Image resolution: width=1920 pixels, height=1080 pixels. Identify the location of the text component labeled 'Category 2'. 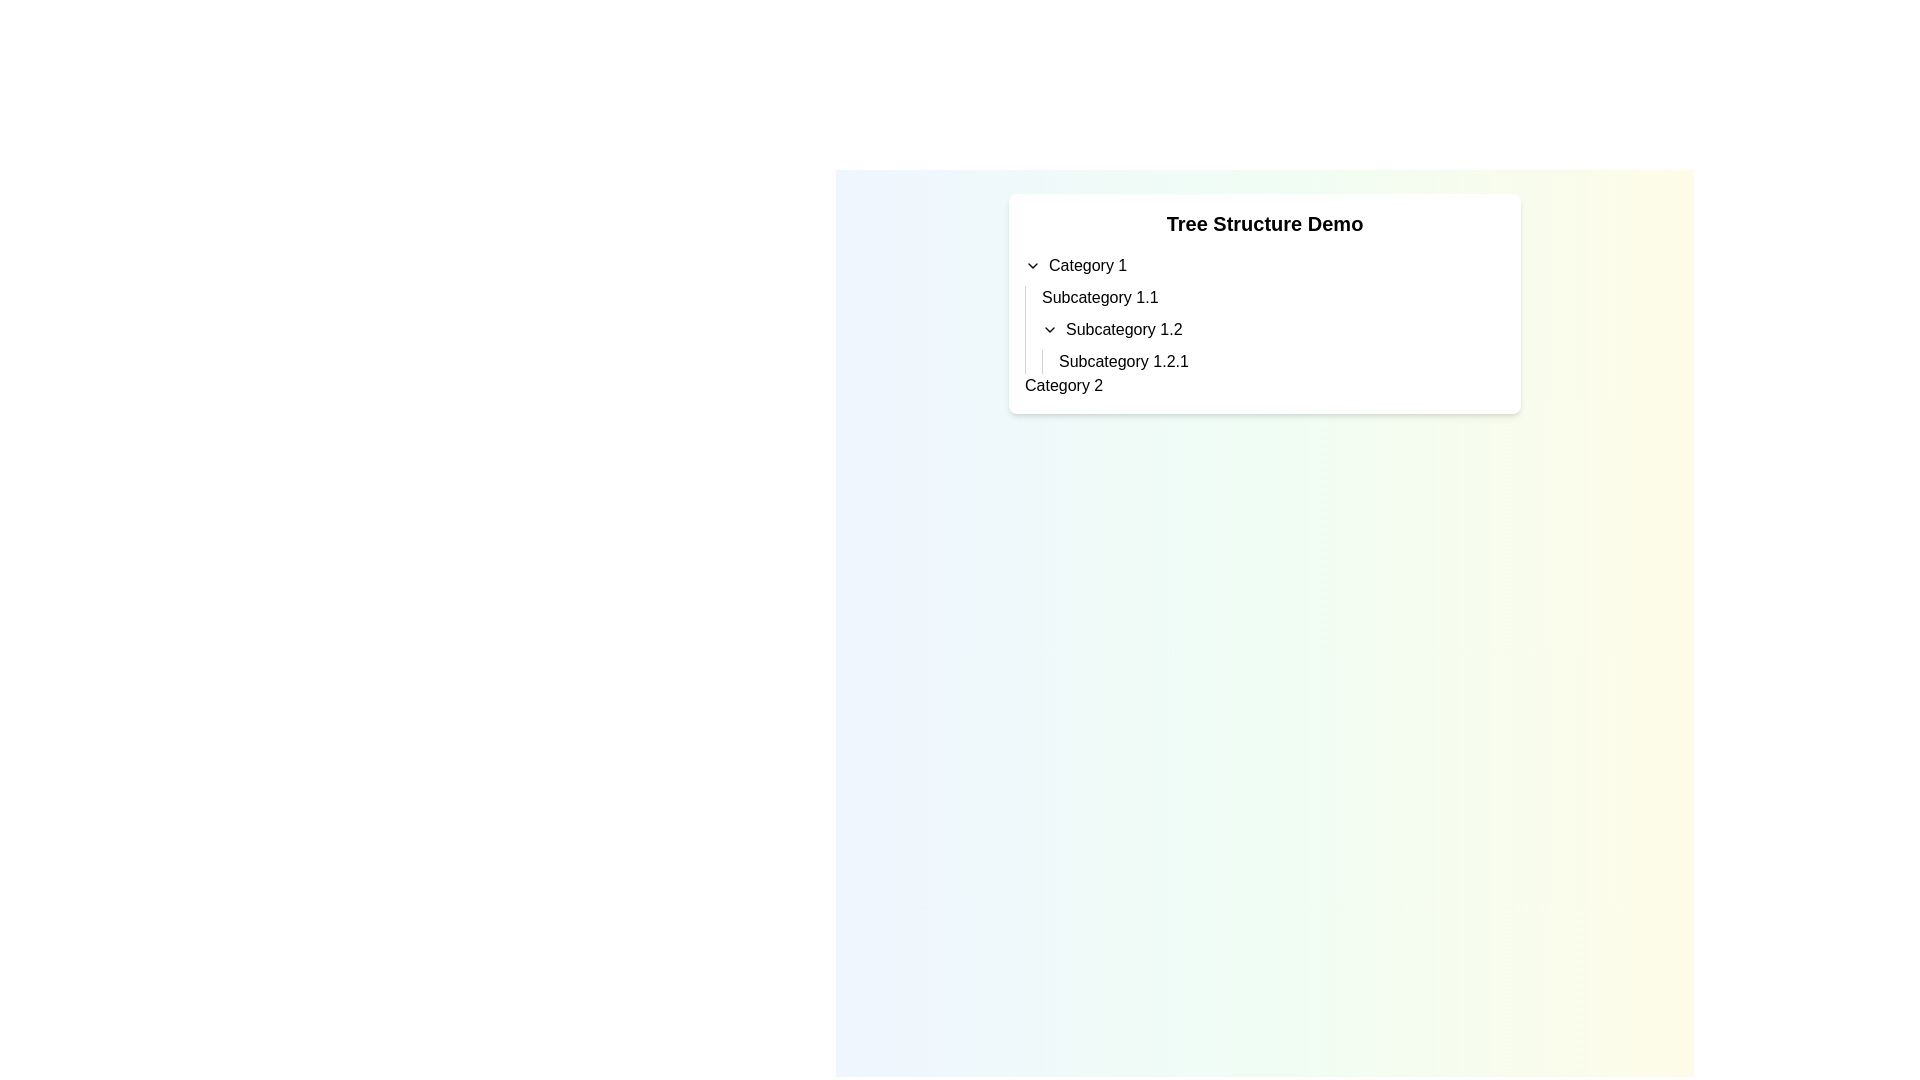
(1063, 385).